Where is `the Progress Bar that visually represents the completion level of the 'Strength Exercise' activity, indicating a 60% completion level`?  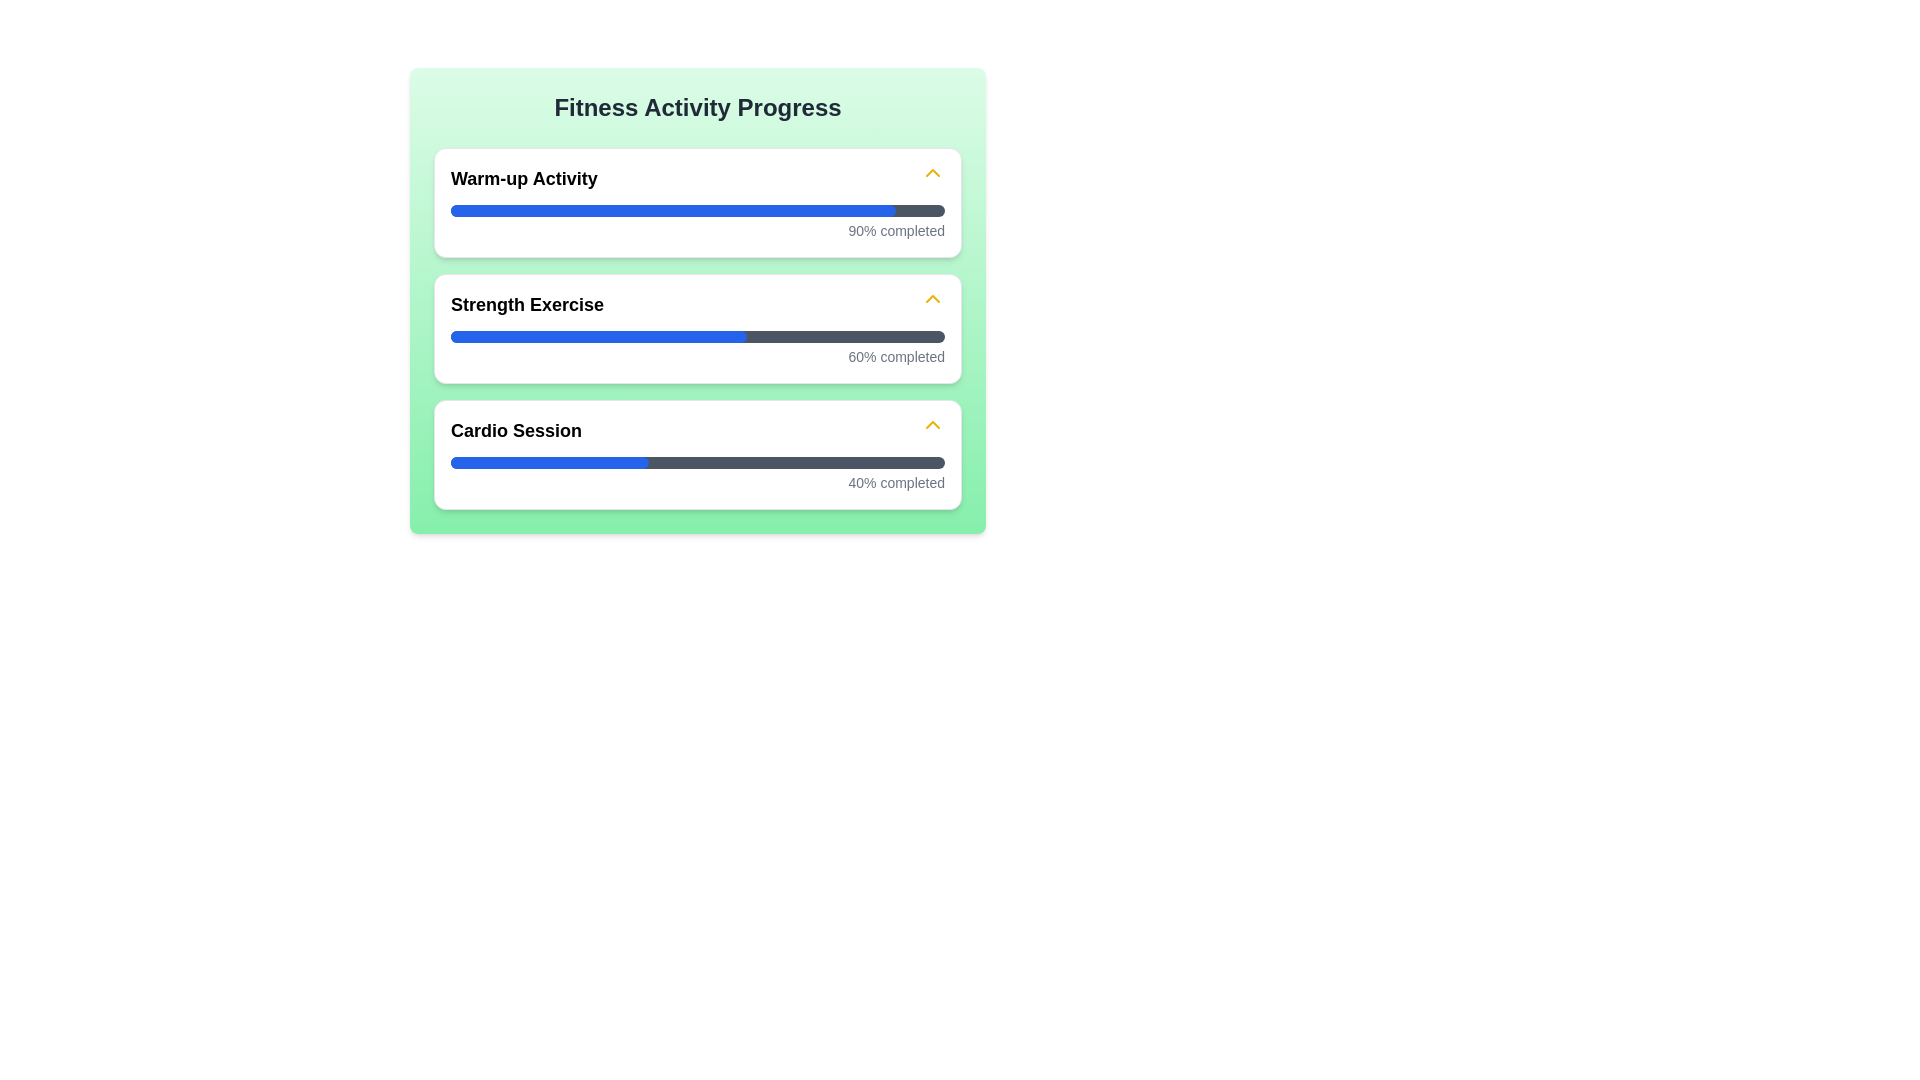
the Progress Bar that visually represents the completion level of the 'Strength Exercise' activity, indicating a 60% completion level is located at coordinates (598, 335).